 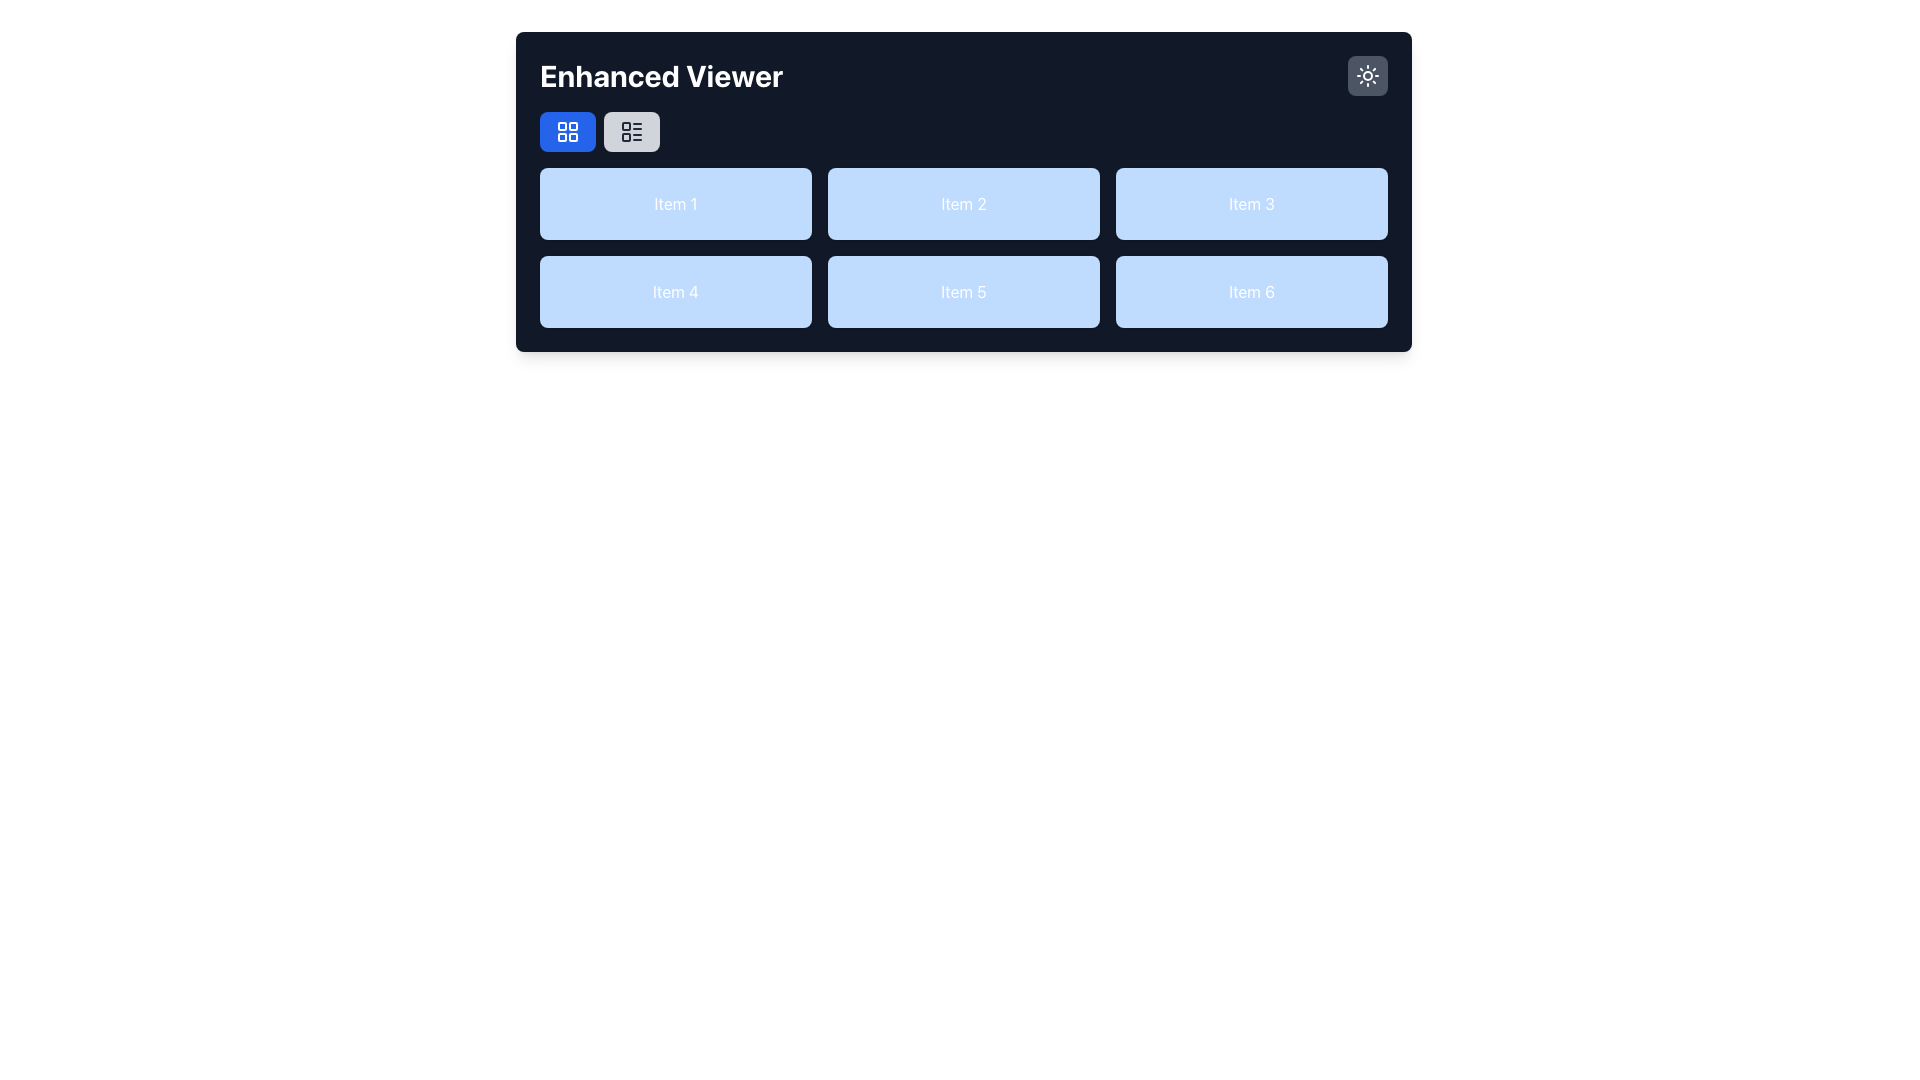 I want to click on the blue rectangular Static Label with rounded corners that contains the text 'Item 6' in white, located in the lower-right corner of the grid layout, so click(x=1251, y=292).